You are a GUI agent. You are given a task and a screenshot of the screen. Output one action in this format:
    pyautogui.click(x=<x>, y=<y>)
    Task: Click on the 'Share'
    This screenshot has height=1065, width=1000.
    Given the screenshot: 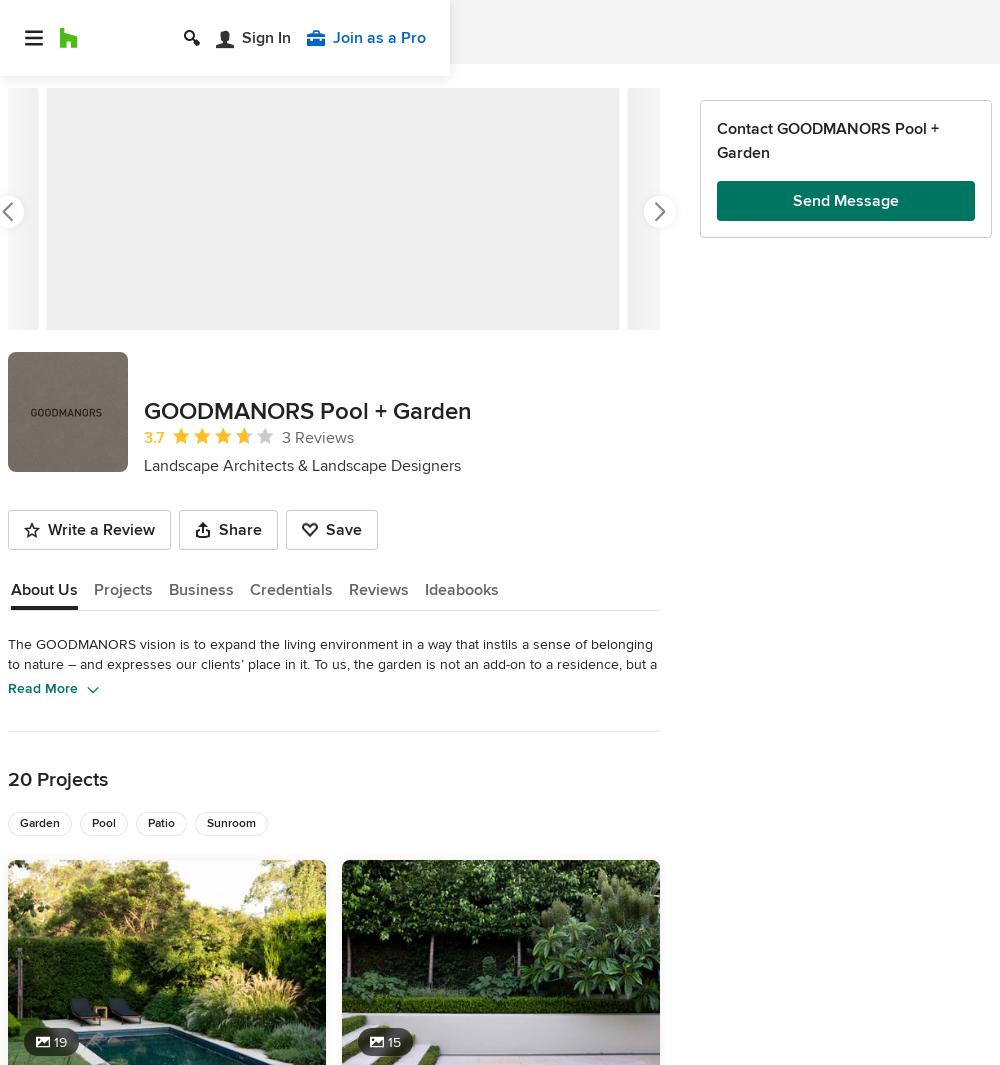 What is the action you would take?
    pyautogui.click(x=239, y=529)
    